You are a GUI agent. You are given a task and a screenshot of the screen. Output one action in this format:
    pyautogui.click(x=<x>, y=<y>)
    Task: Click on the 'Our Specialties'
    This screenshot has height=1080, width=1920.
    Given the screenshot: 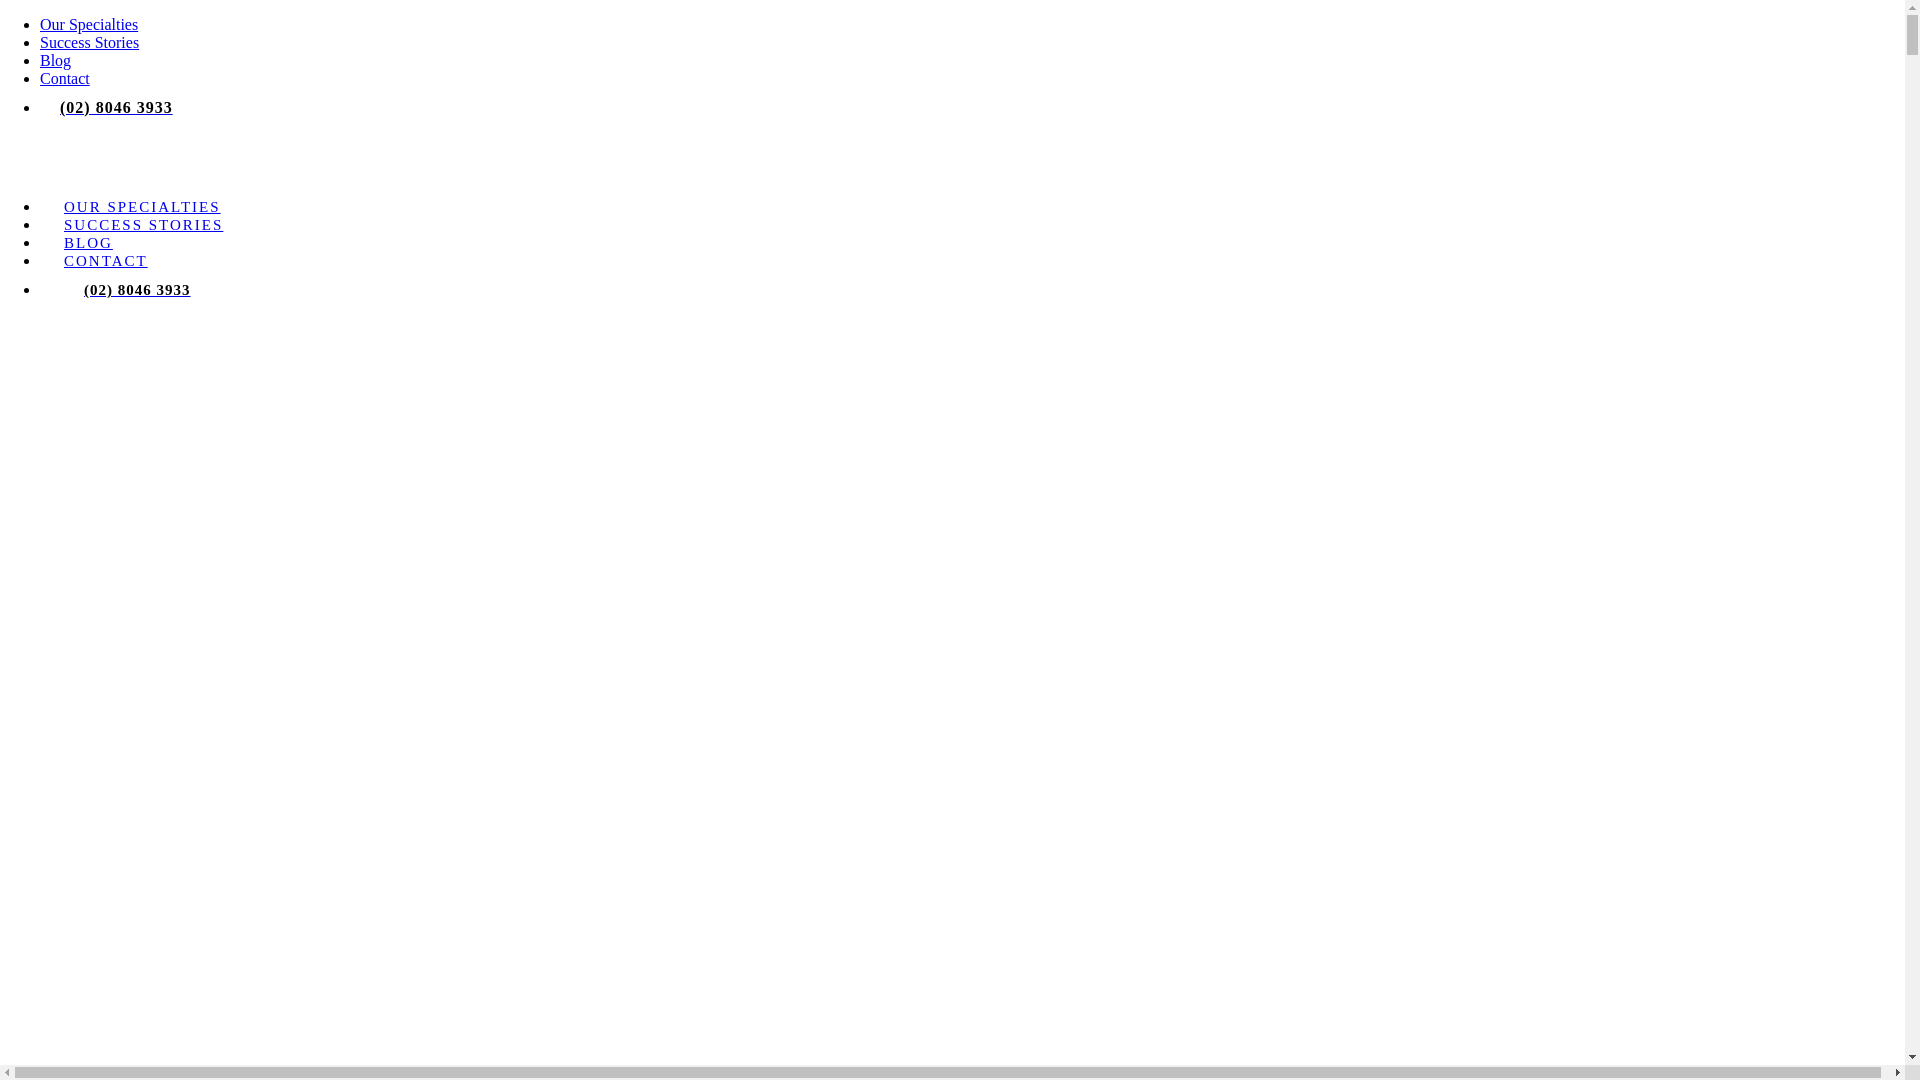 What is the action you would take?
    pyautogui.click(x=88, y=24)
    